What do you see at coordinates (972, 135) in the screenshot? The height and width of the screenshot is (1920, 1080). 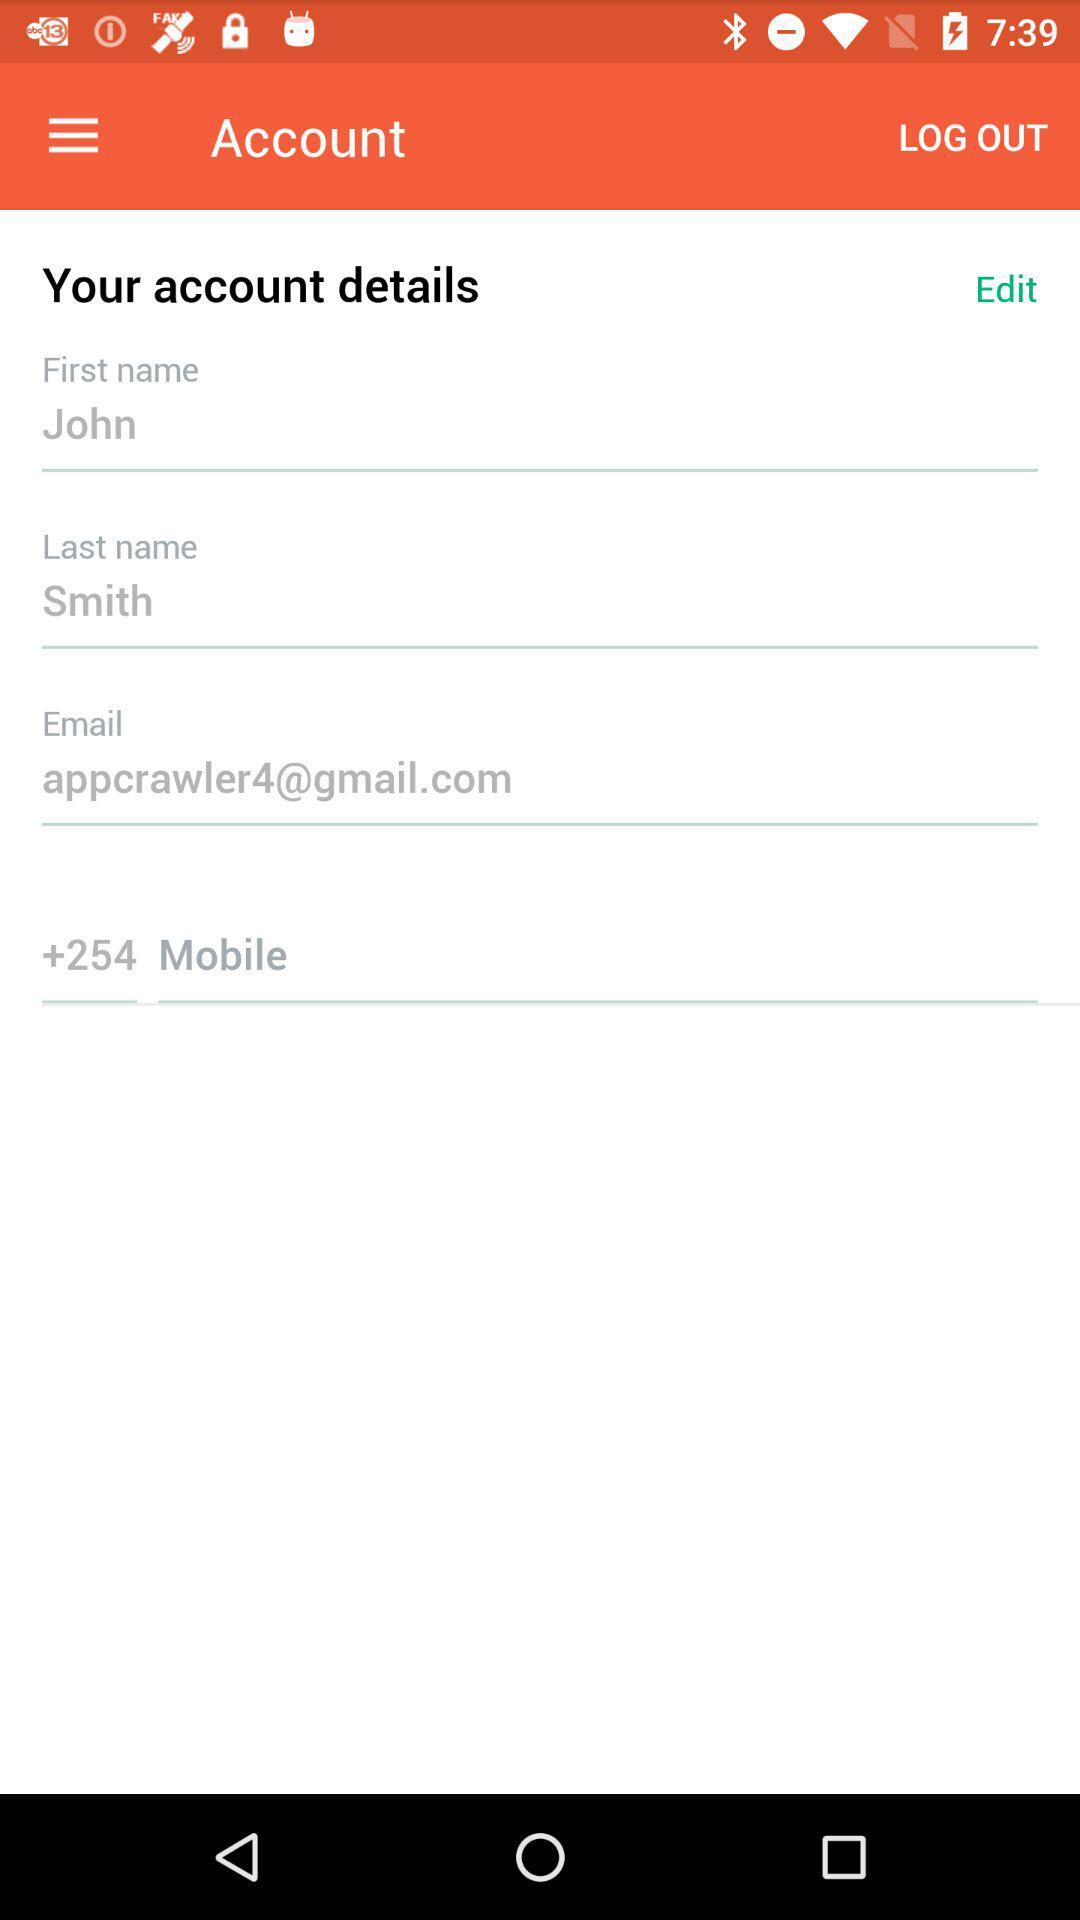 I see `log out item` at bounding box center [972, 135].